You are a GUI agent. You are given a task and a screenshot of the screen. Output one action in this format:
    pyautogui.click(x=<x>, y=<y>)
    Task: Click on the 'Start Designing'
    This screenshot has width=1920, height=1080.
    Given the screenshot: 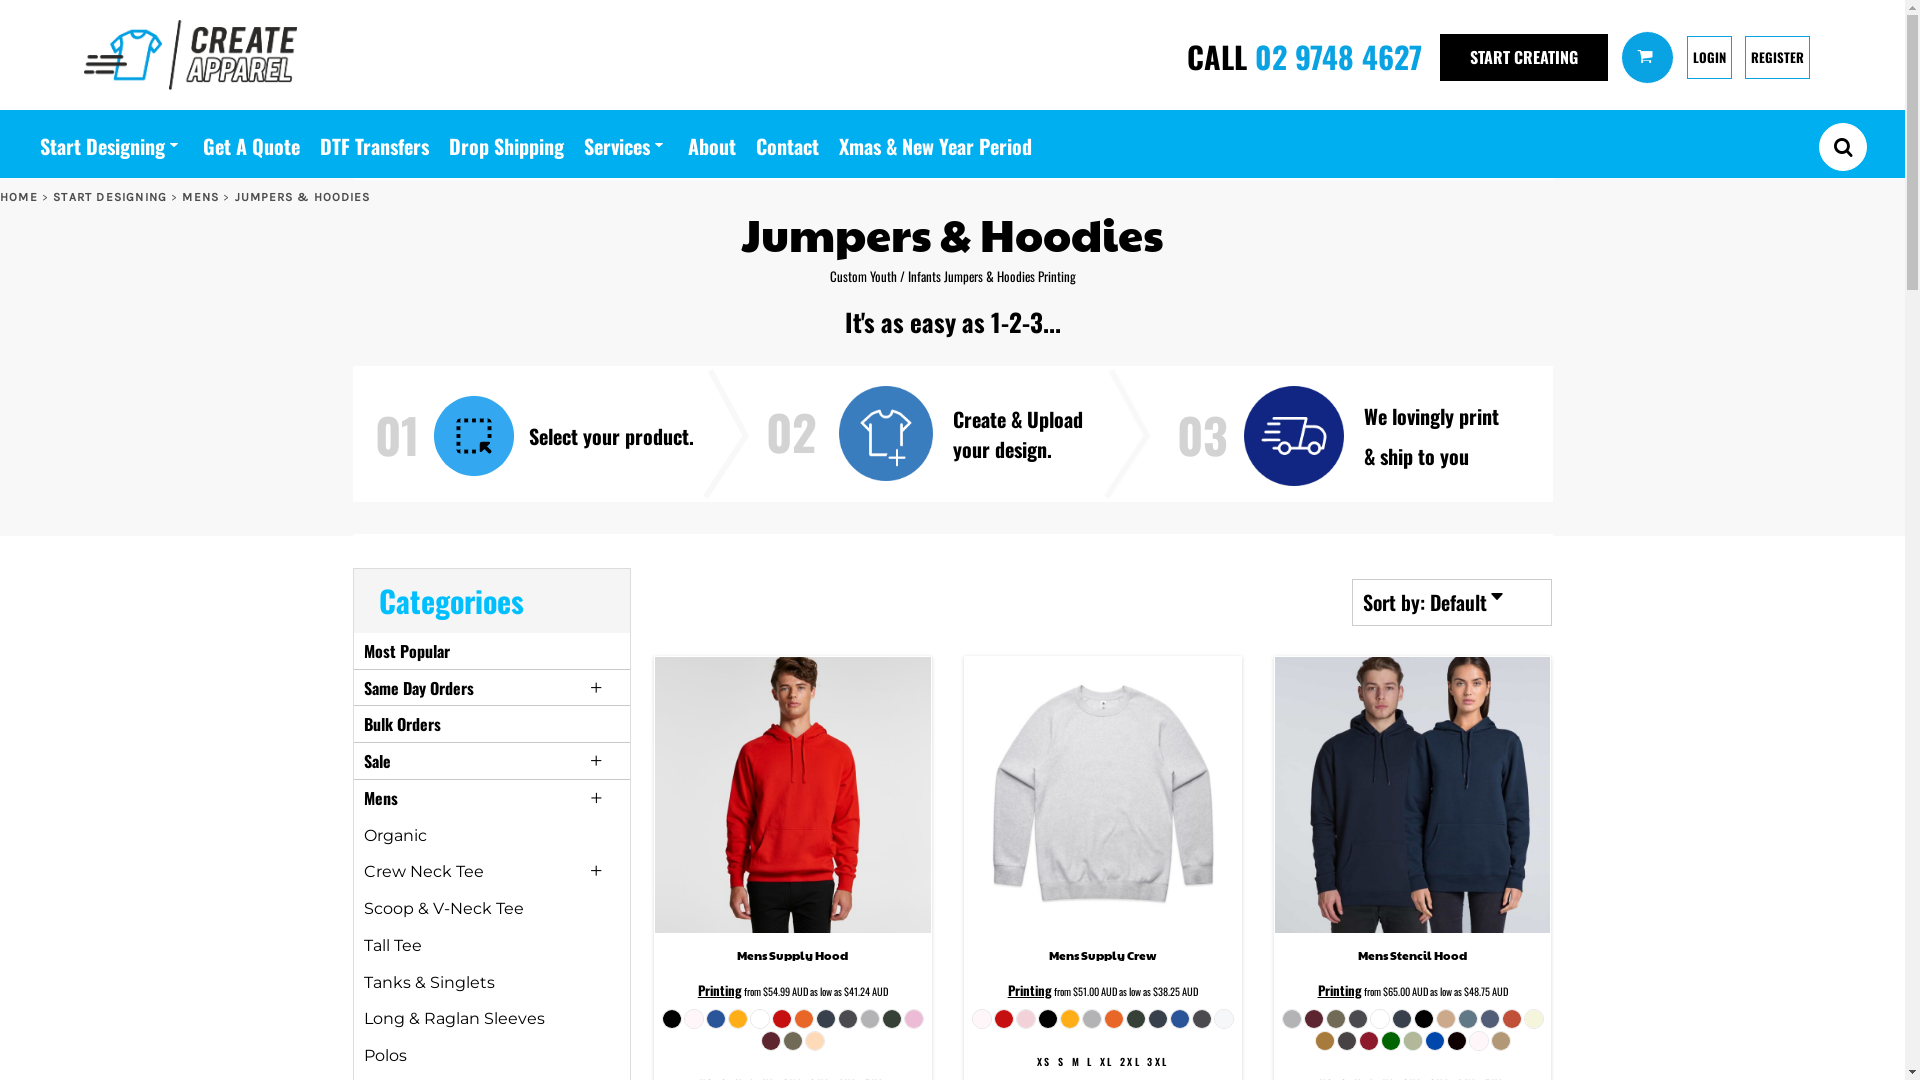 What is the action you would take?
    pyautogui.click(x=110, y=142)
    